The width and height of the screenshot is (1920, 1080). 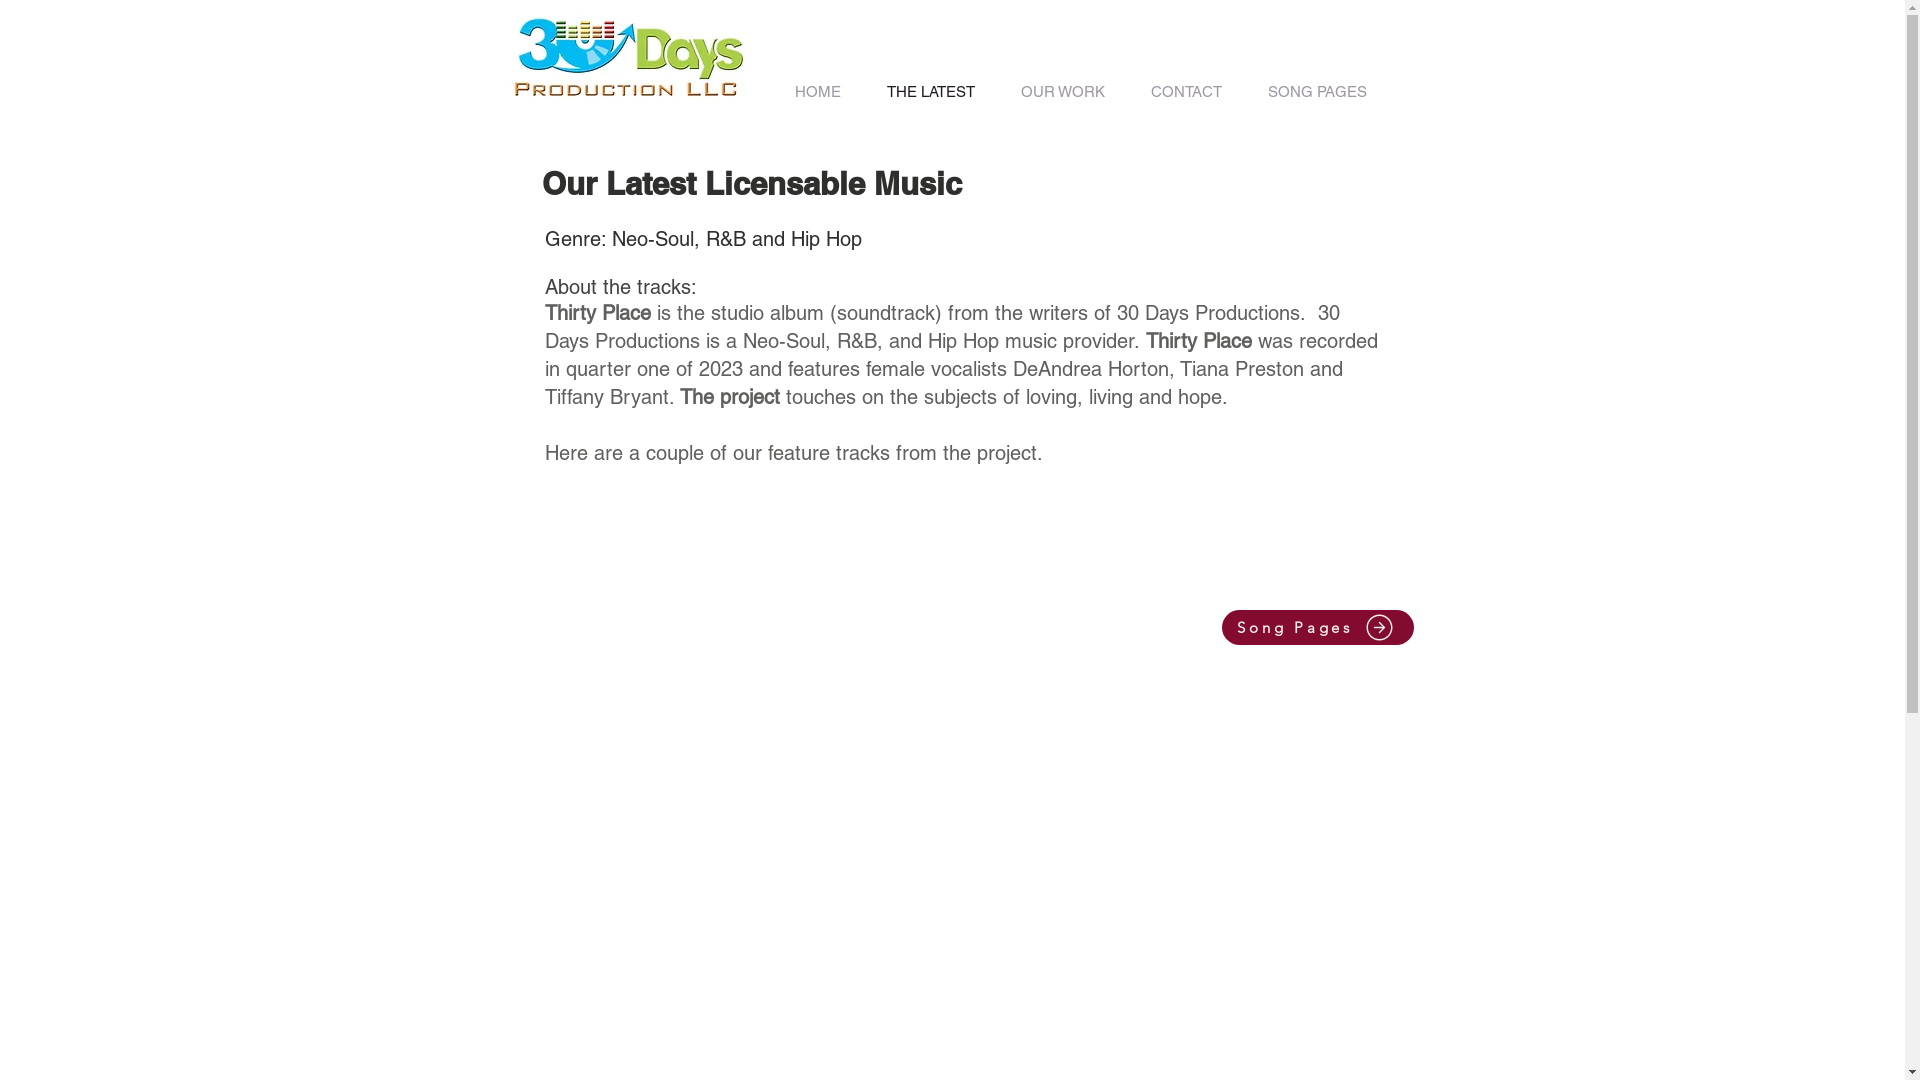 What do you see at coordinates (1061, 91) in the screenshot?
I see `'OUR WORK'` at bounding box center [1061, 91].